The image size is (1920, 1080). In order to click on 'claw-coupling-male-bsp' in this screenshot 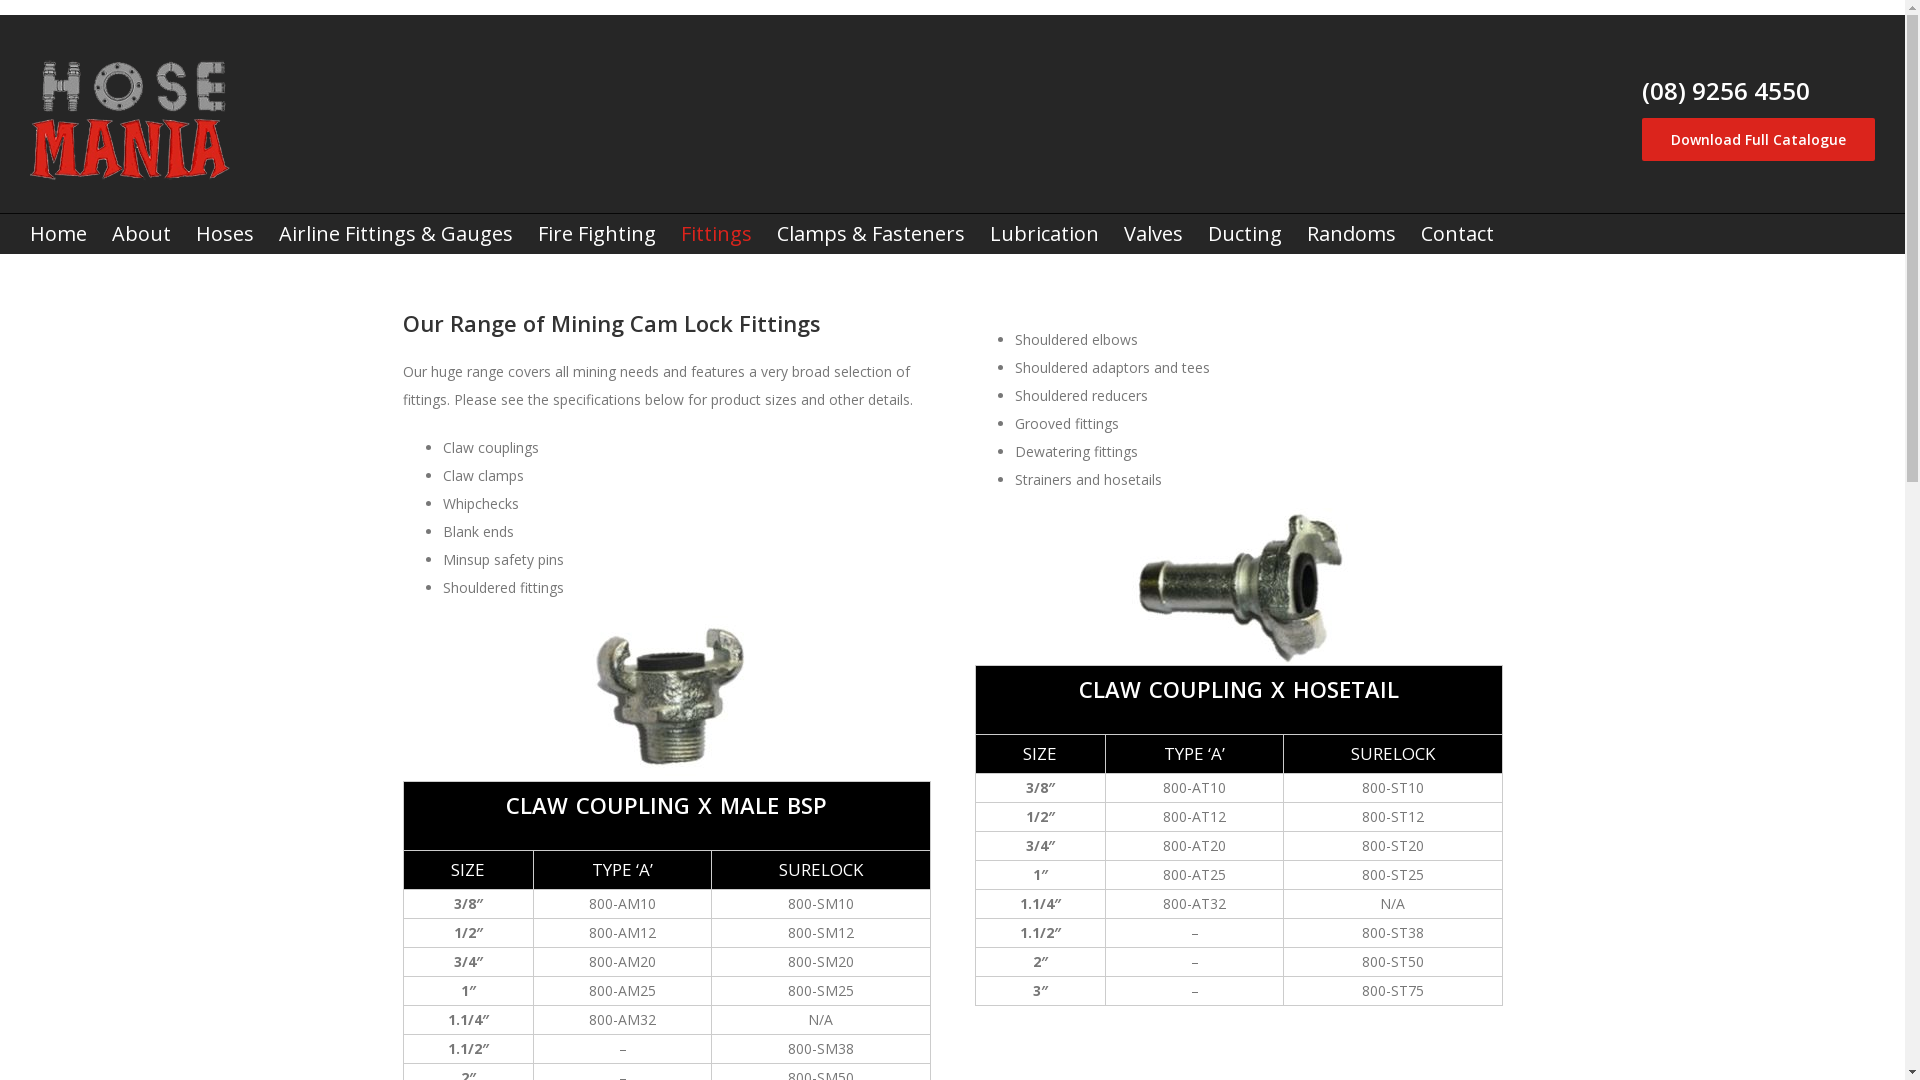, I will do `click(667, 697)`.